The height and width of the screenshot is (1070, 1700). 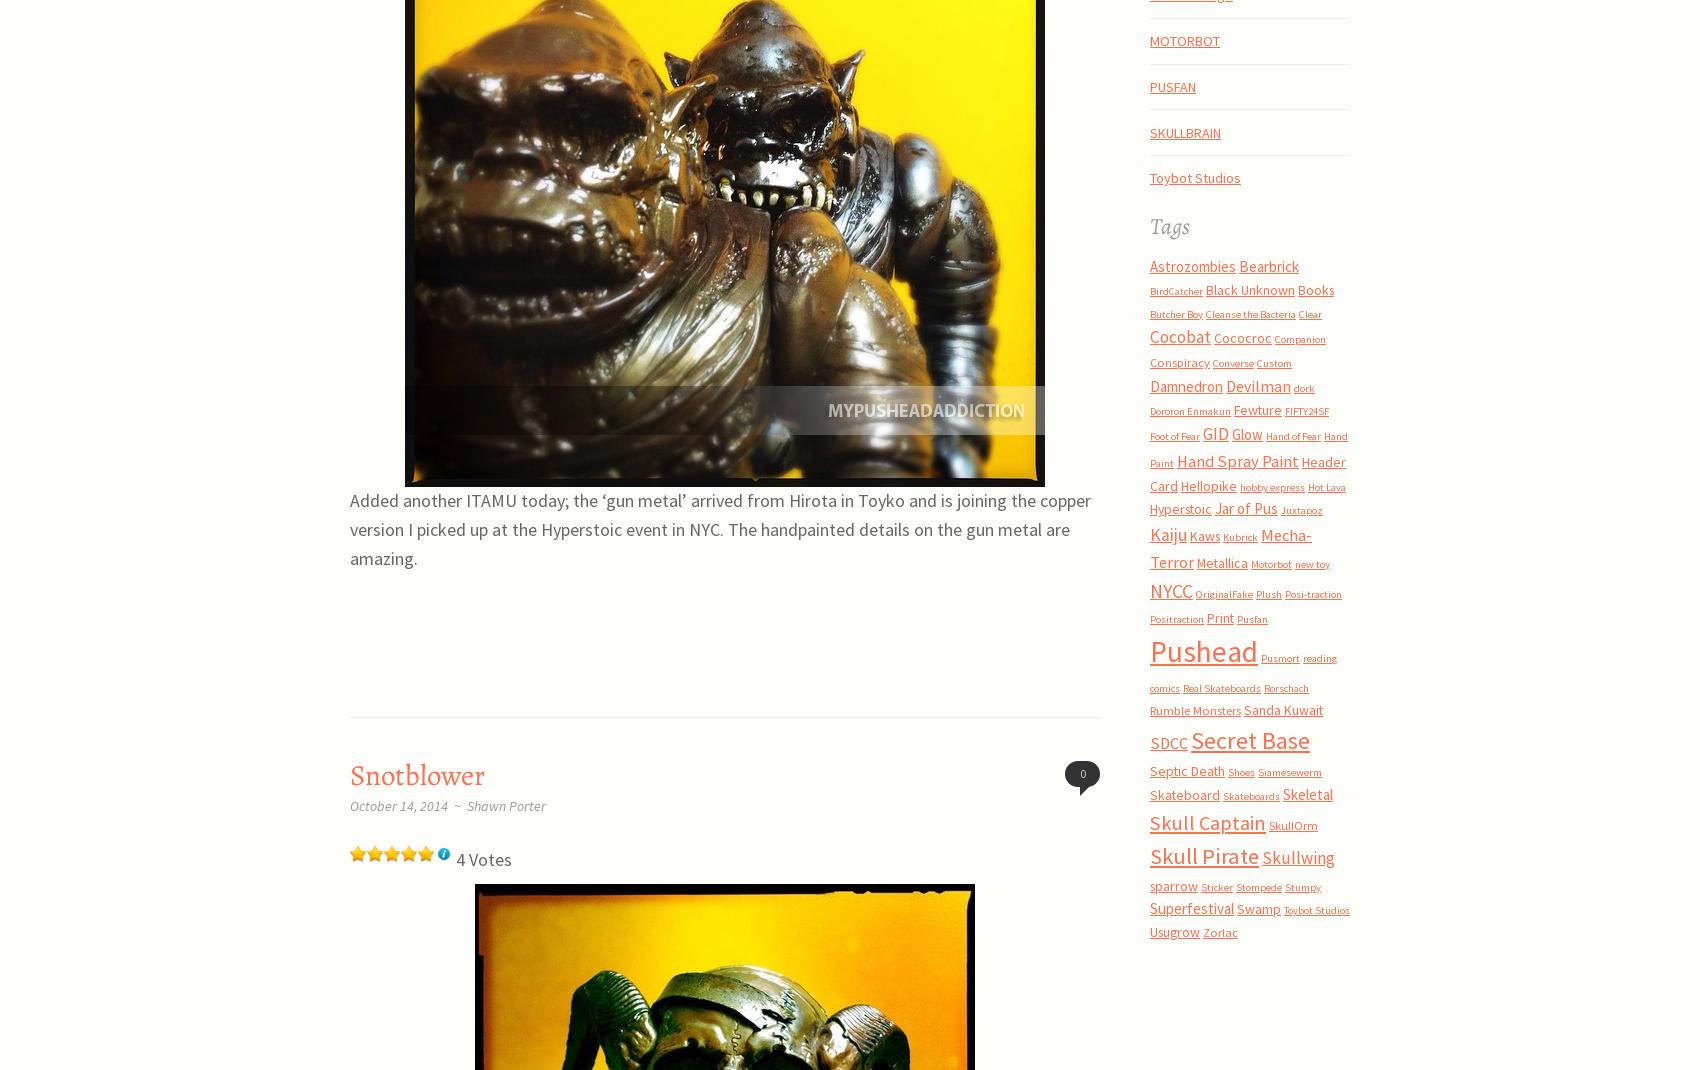 What do you see at coordinates (1150, 473) in the screenshot?
I see `'Header Card'` at bounding box center [1150, 473].